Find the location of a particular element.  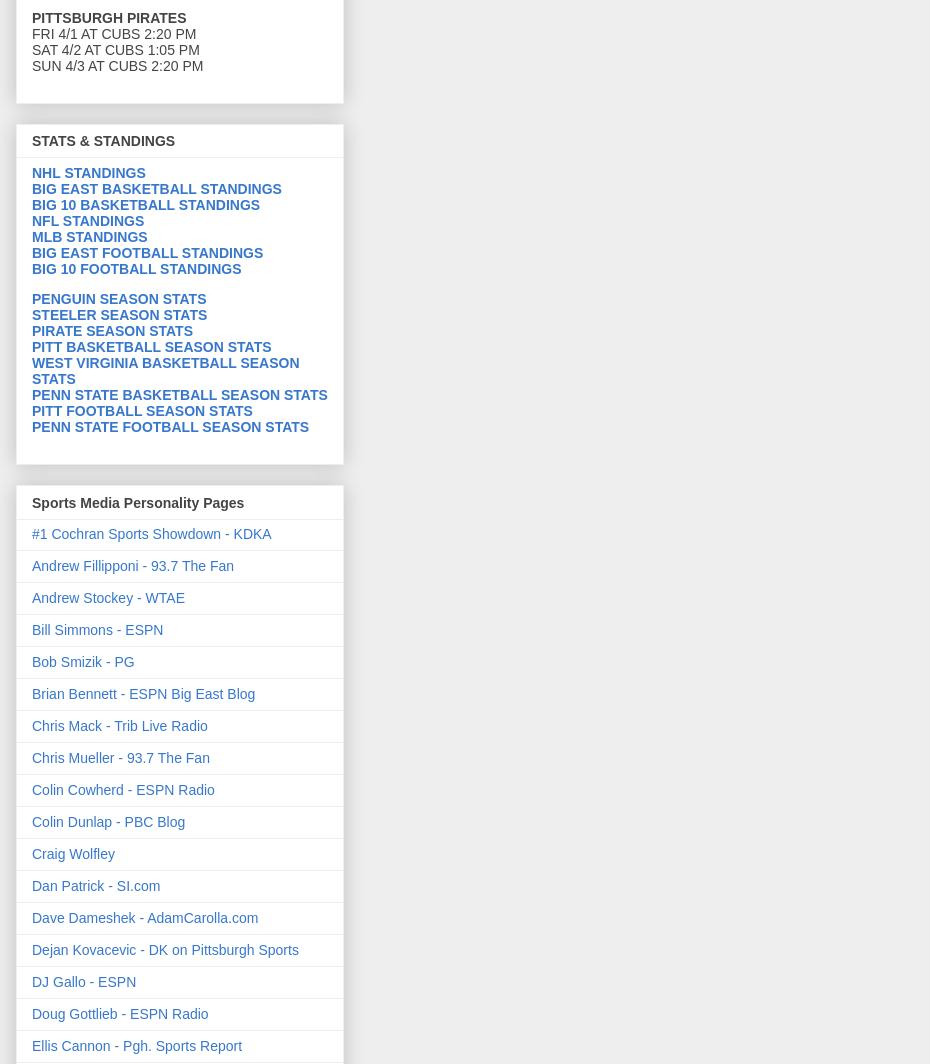

'Doug Gottlieb - ESPN Radio' is located at coordinates (30, 1013).